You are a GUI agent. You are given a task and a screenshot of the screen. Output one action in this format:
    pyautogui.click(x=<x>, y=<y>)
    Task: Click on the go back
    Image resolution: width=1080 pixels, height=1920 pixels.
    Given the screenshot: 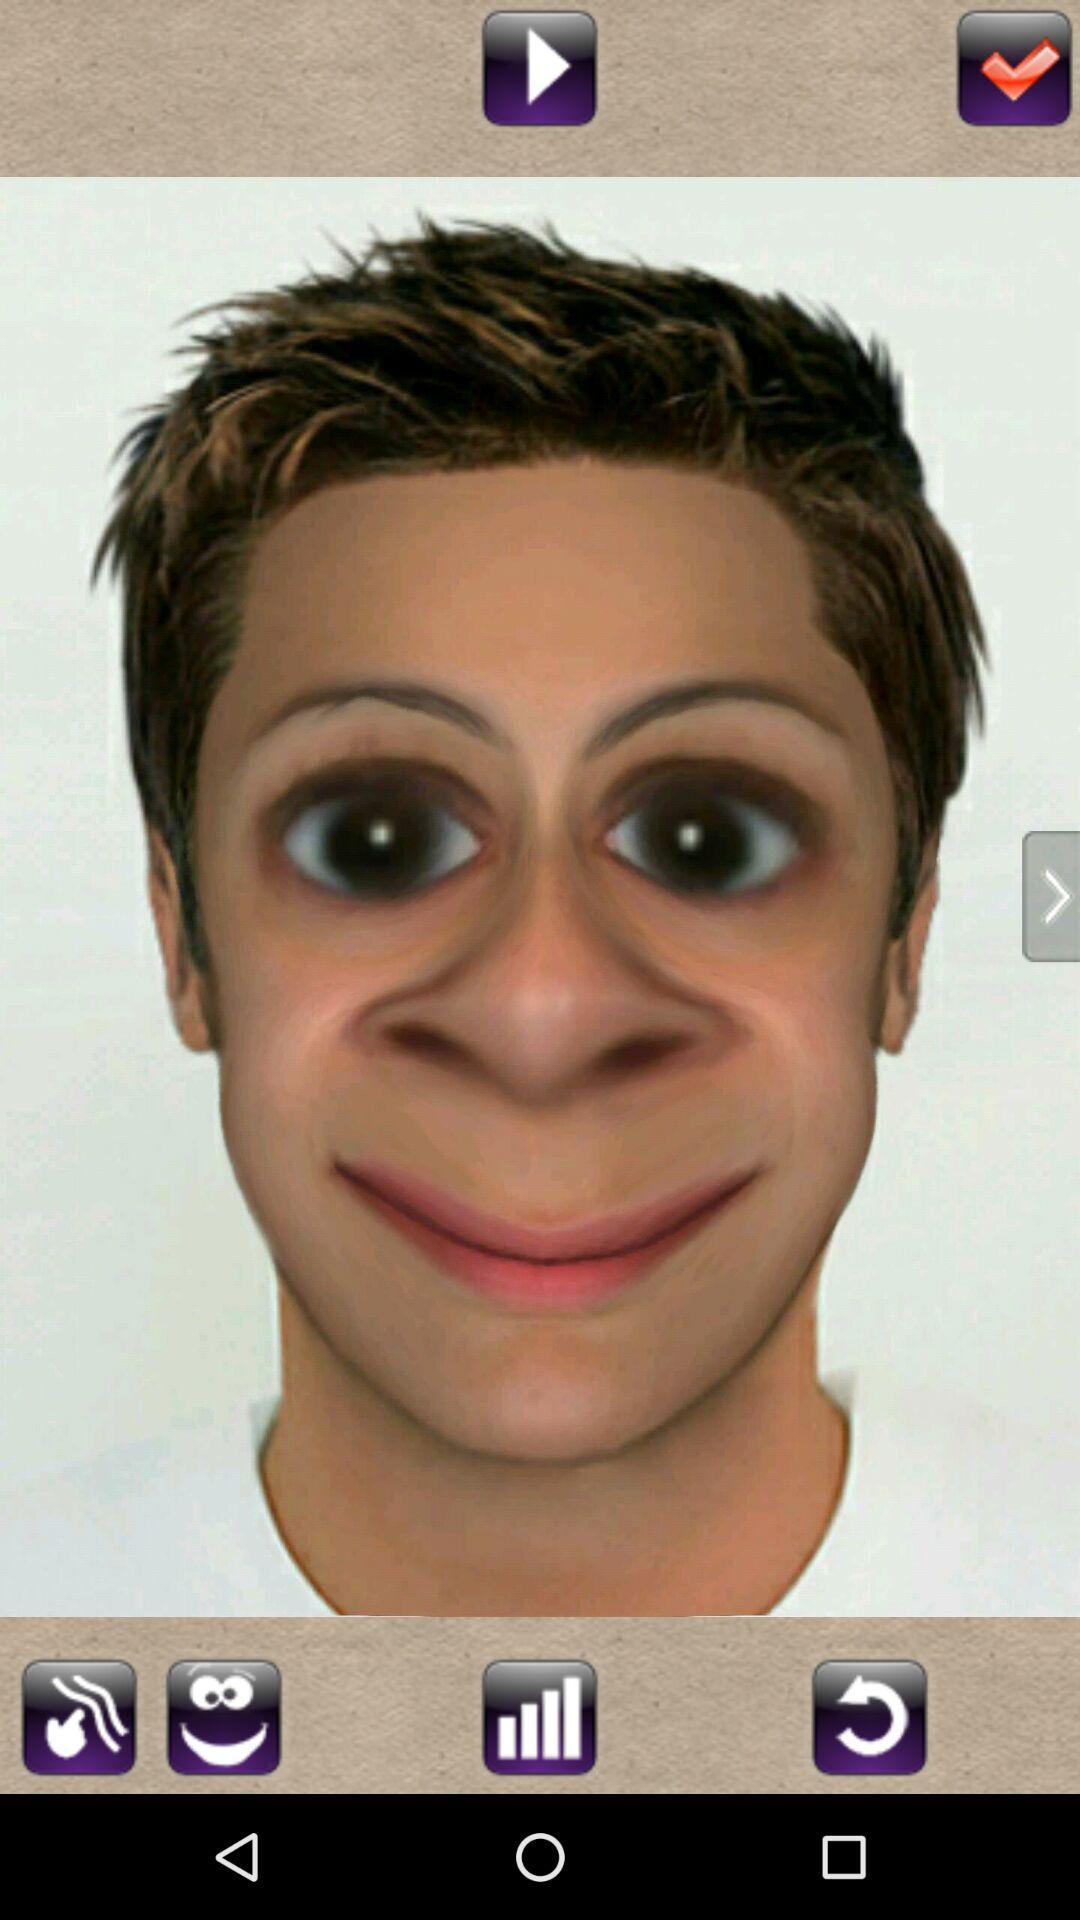 What is the action you would take?
    pyautogui.click(x=868, y=1713)
    